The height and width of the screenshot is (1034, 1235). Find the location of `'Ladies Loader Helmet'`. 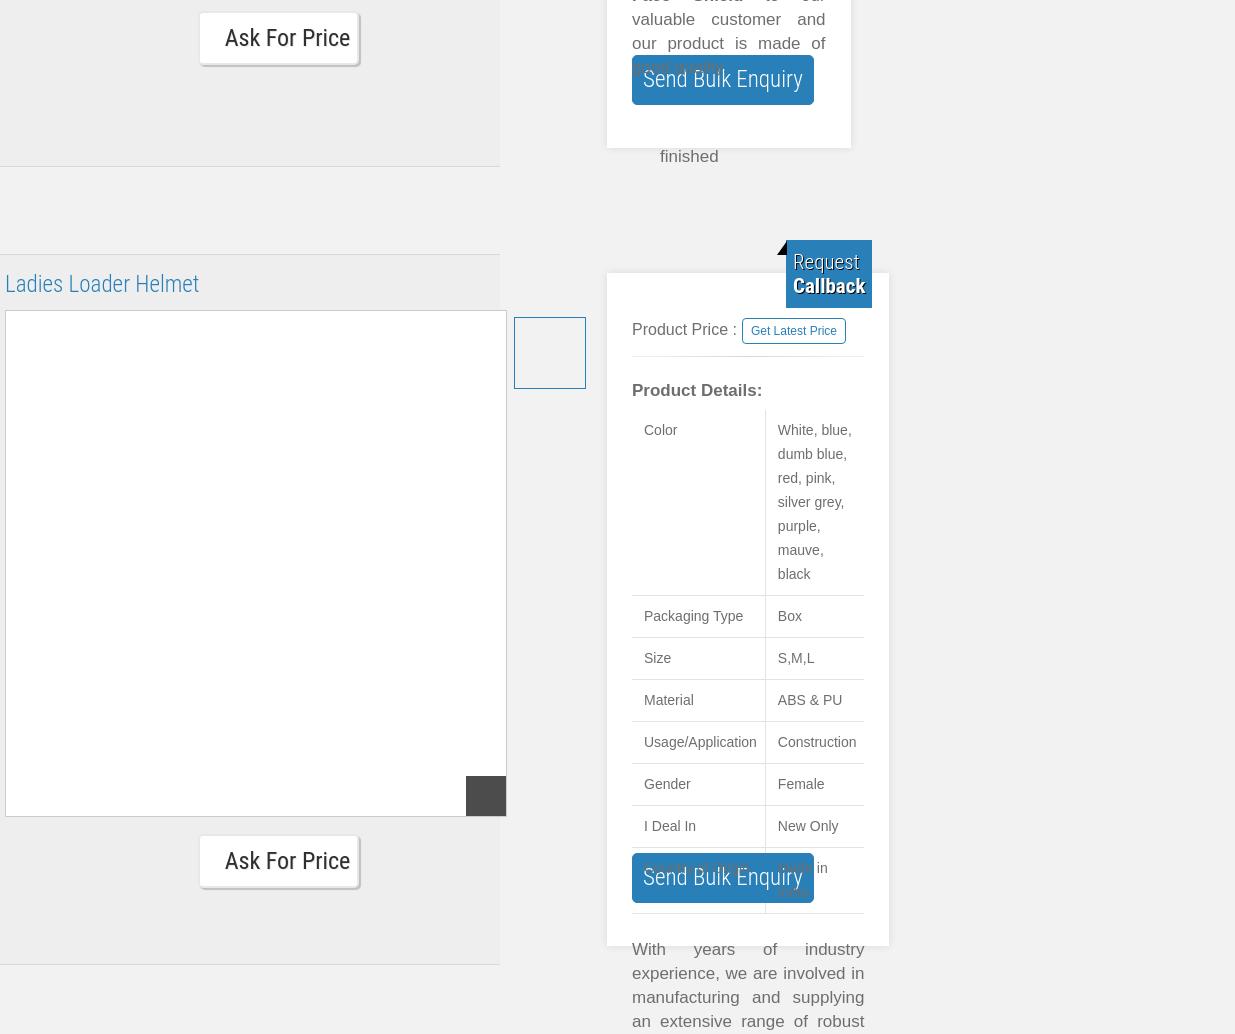

'Ladies Loader Helmet' is located at coordinates (101, 283).